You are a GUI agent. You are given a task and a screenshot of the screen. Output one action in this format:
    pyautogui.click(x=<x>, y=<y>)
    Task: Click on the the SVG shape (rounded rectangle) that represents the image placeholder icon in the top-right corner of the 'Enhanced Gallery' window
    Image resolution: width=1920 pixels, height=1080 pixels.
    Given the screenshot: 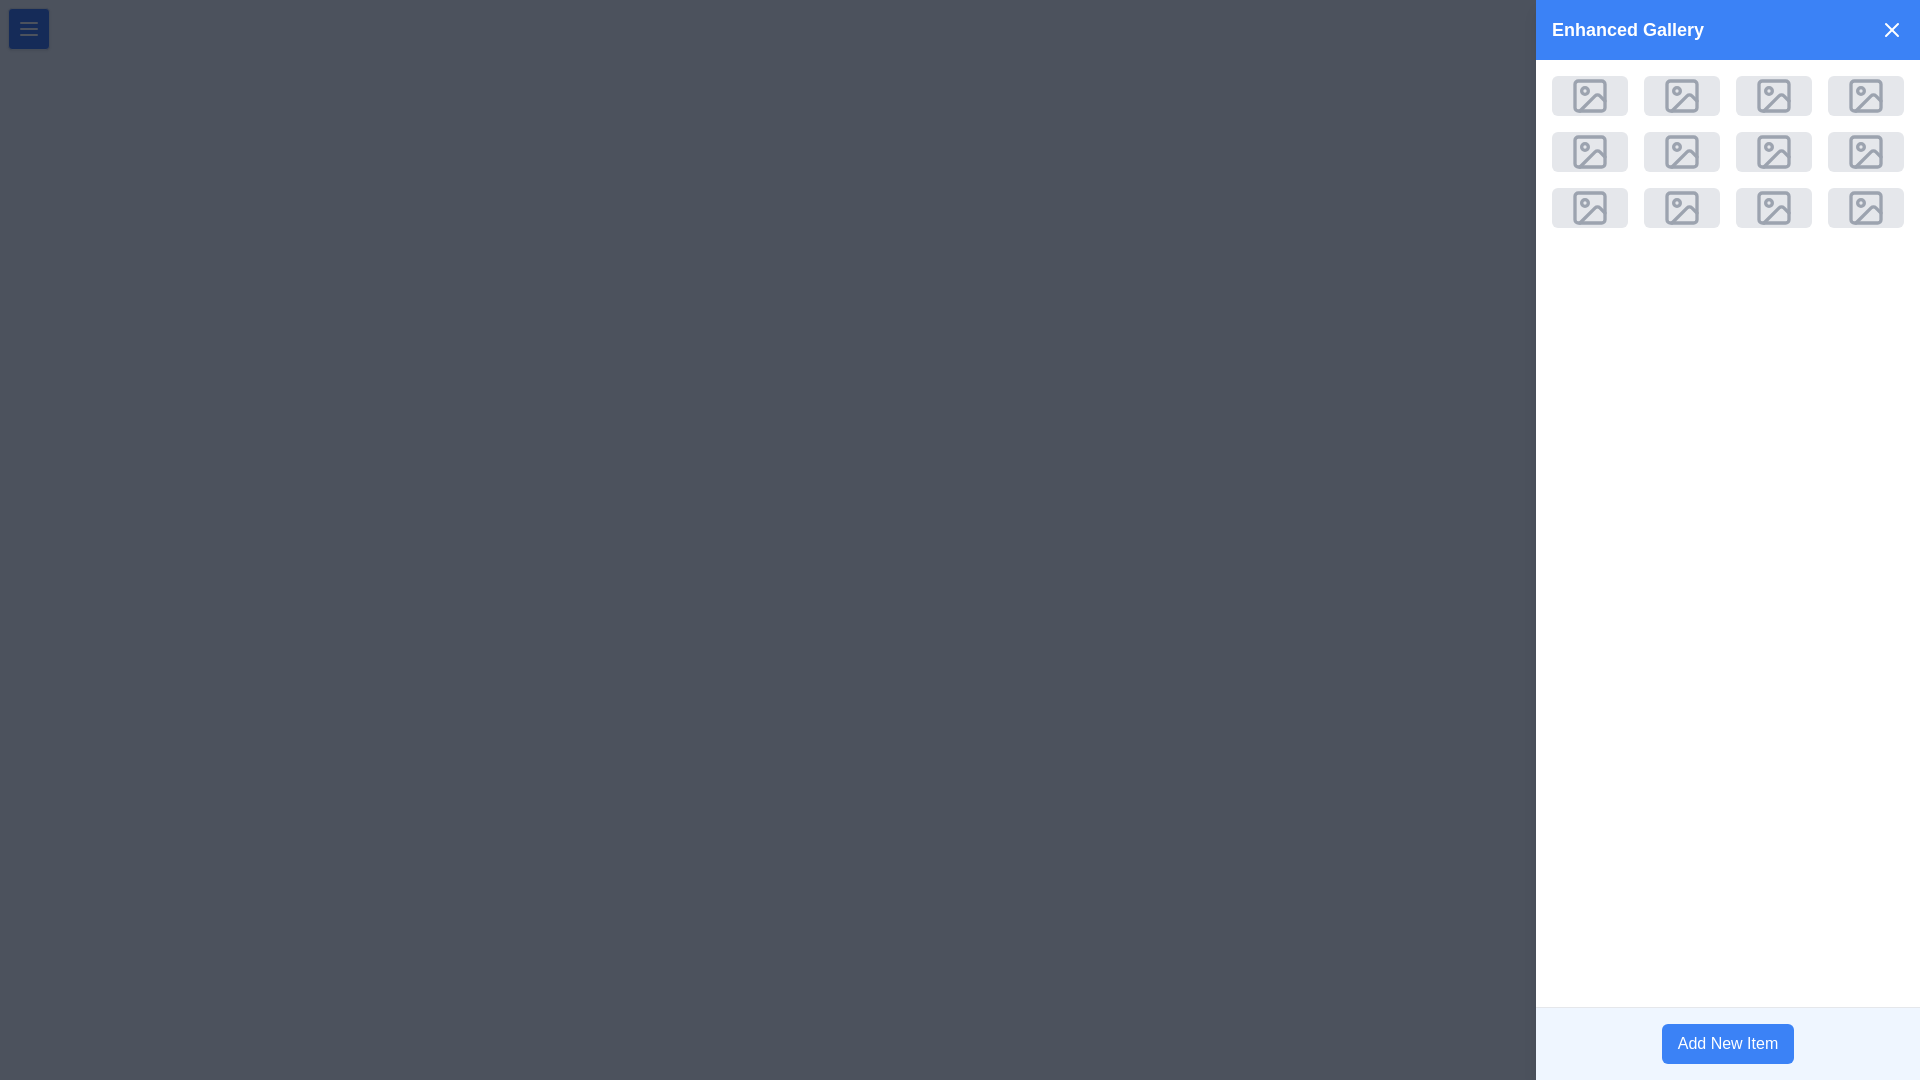 What is the action you would take?
    pyautogui.click(x=1865, y=96)
    